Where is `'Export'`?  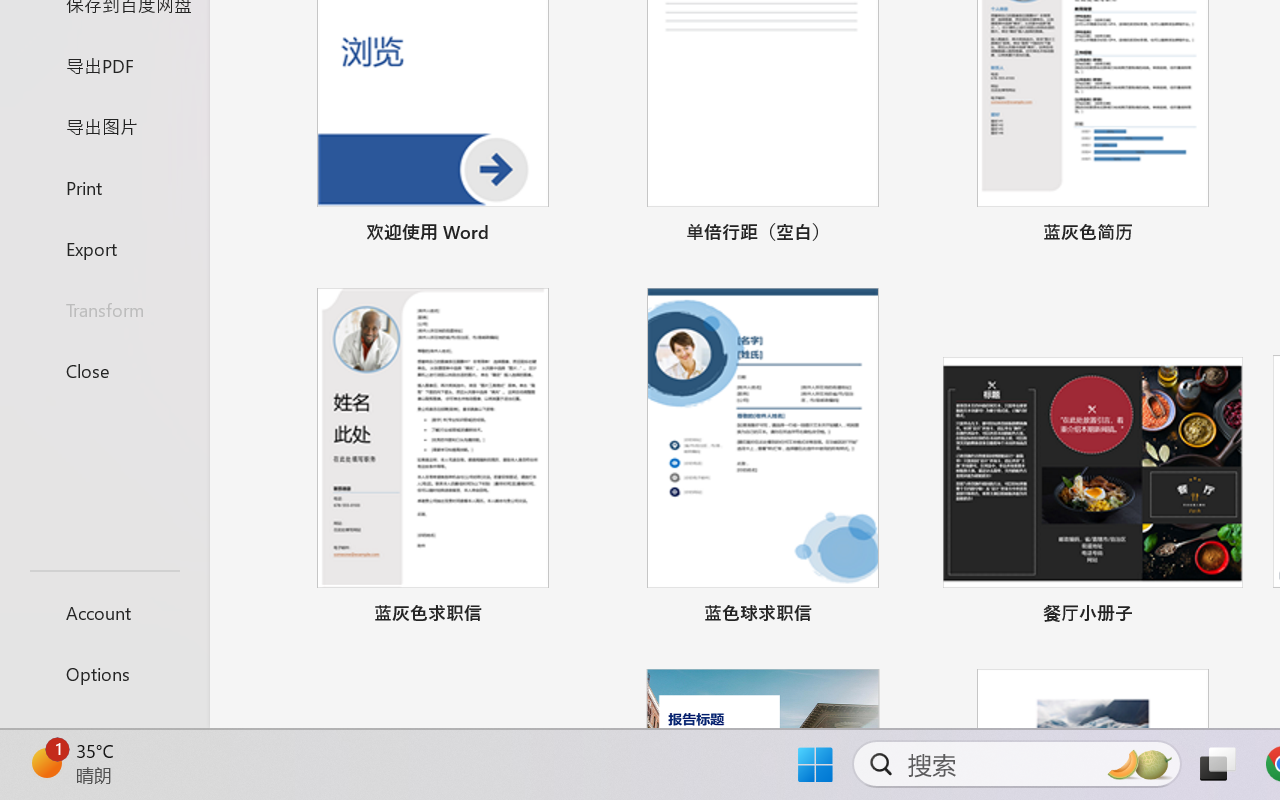 'Export' is located at coordinates (103, 247).